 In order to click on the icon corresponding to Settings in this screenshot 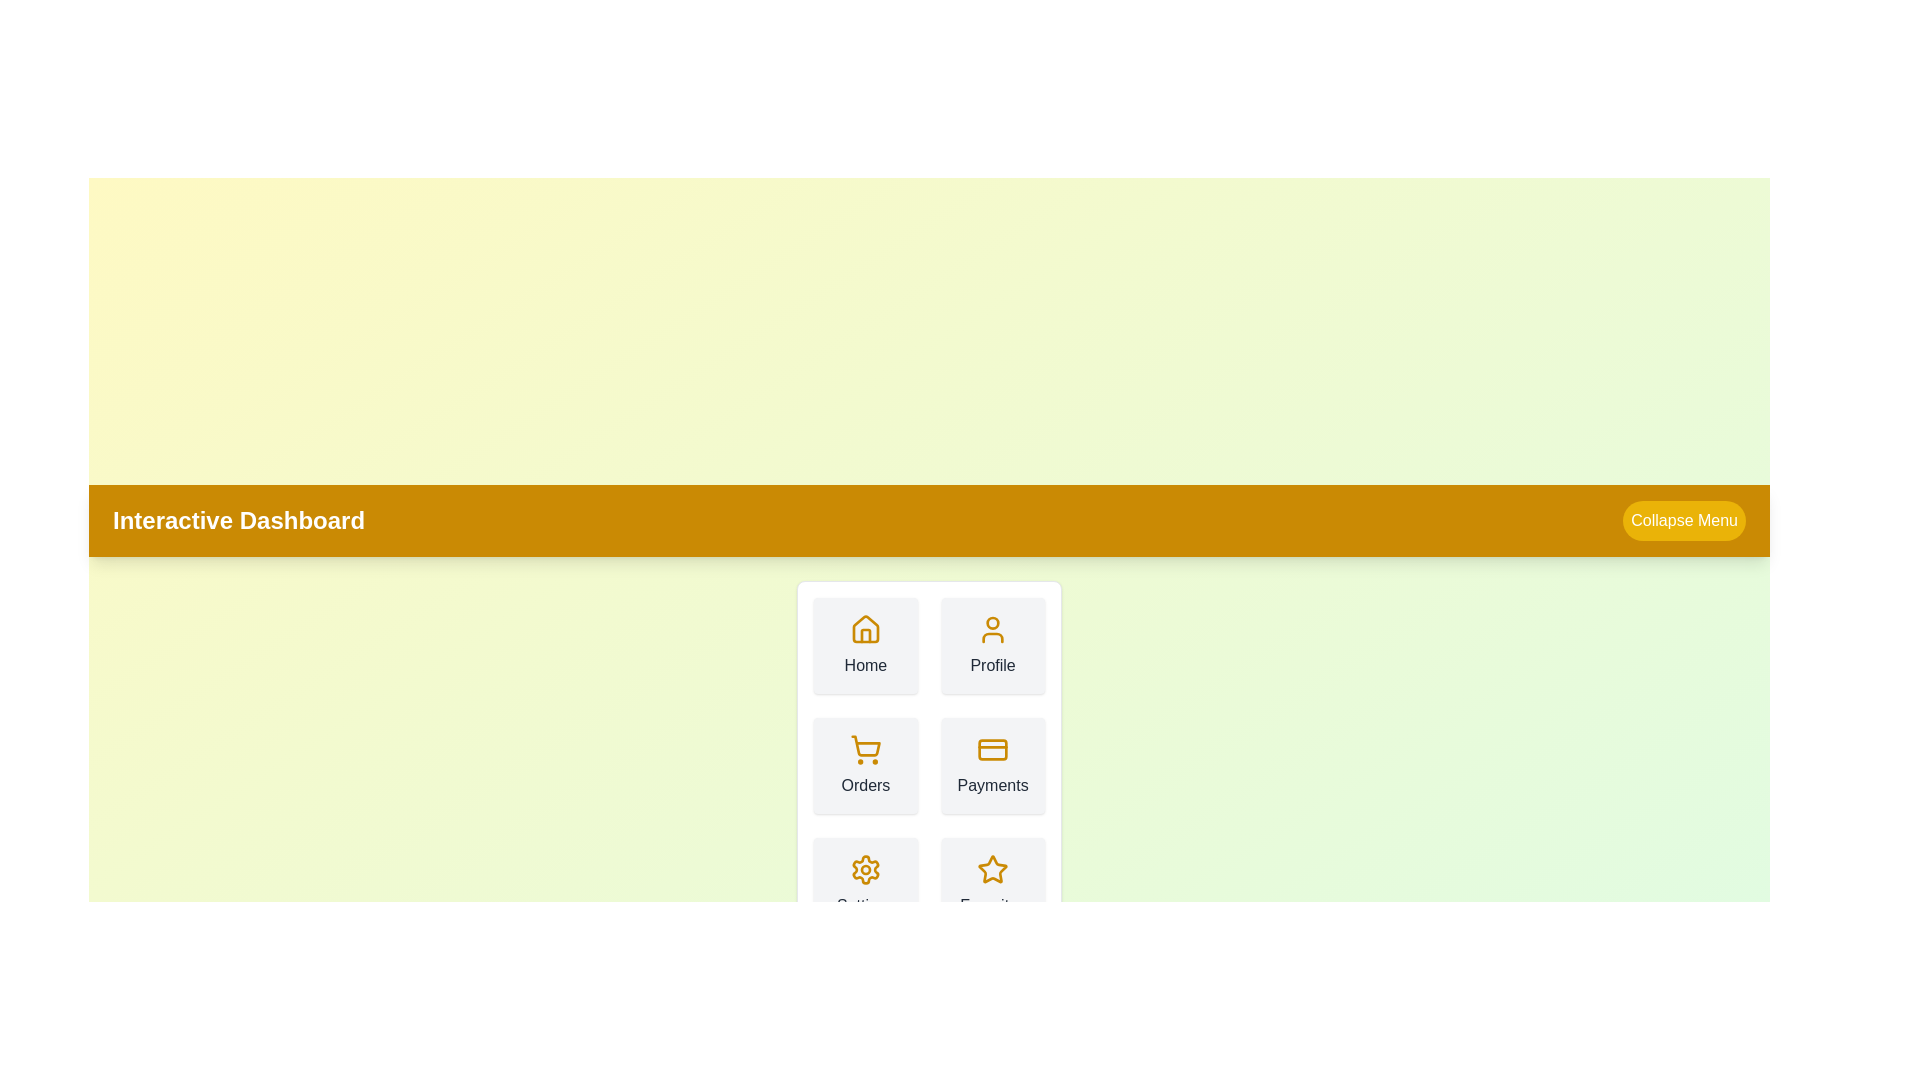, I will do `click(865, 869)`.